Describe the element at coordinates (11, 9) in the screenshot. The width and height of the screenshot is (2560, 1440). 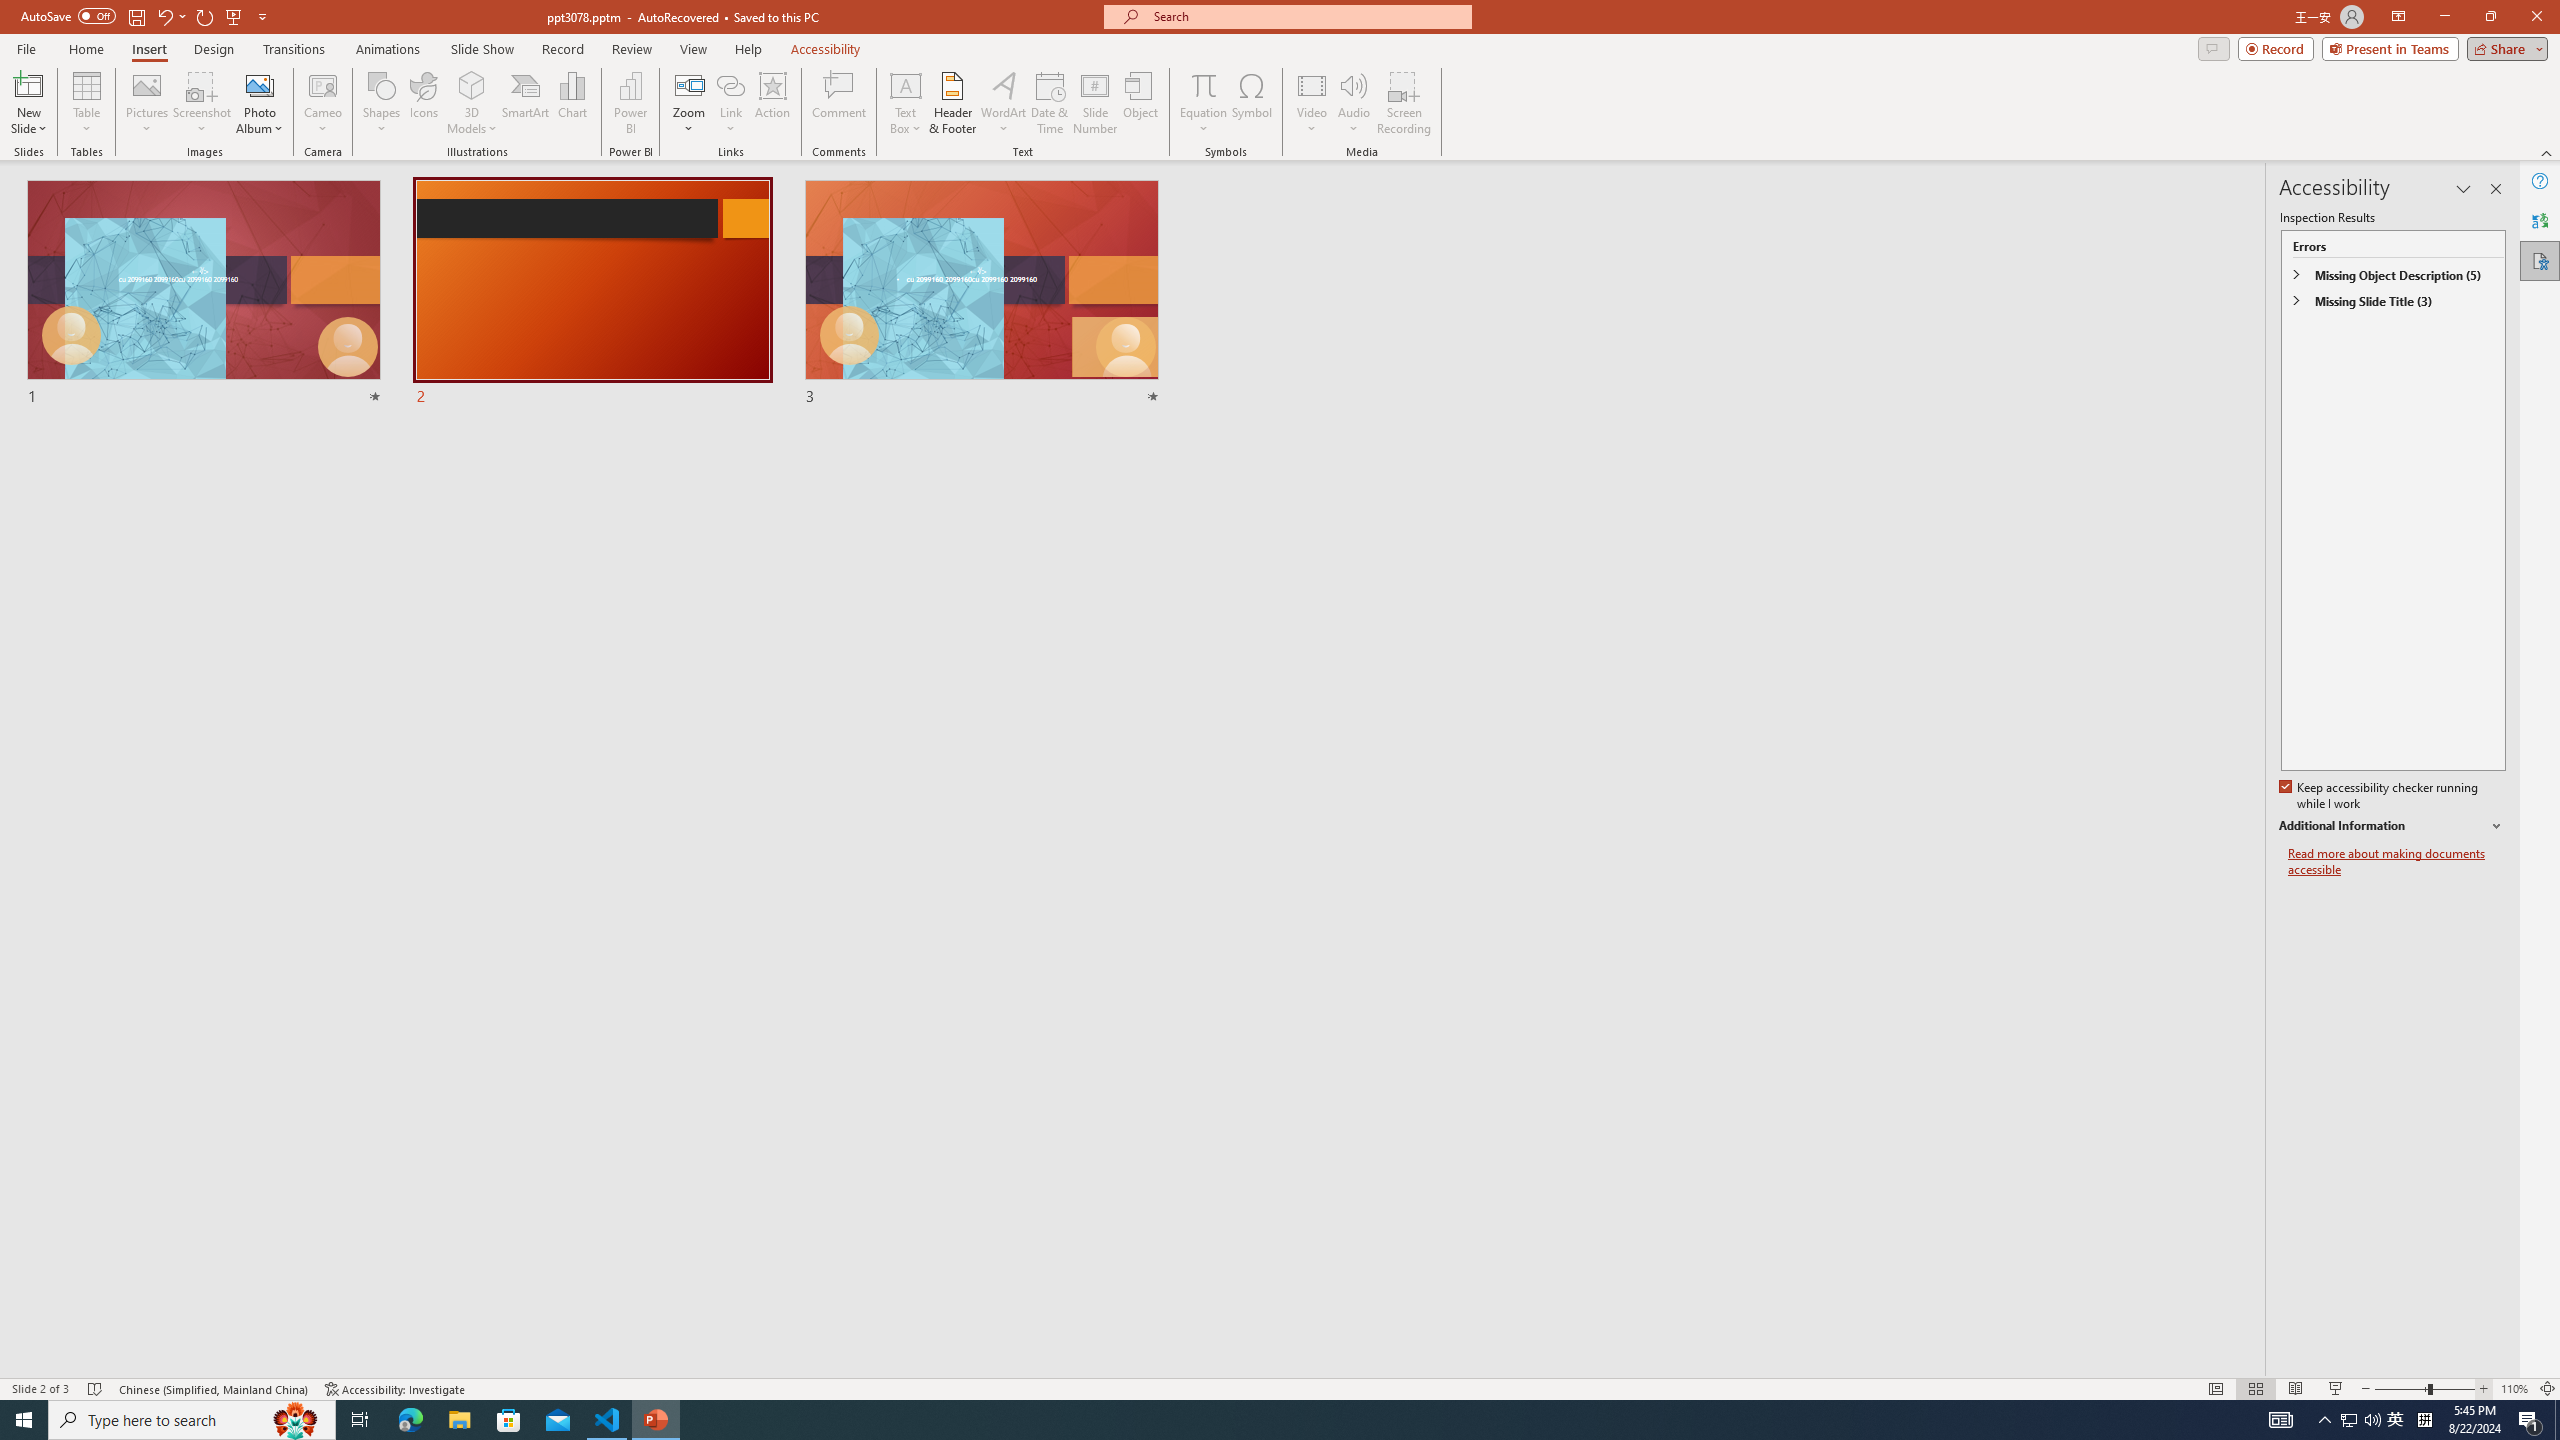
I see `'System'` at that location.